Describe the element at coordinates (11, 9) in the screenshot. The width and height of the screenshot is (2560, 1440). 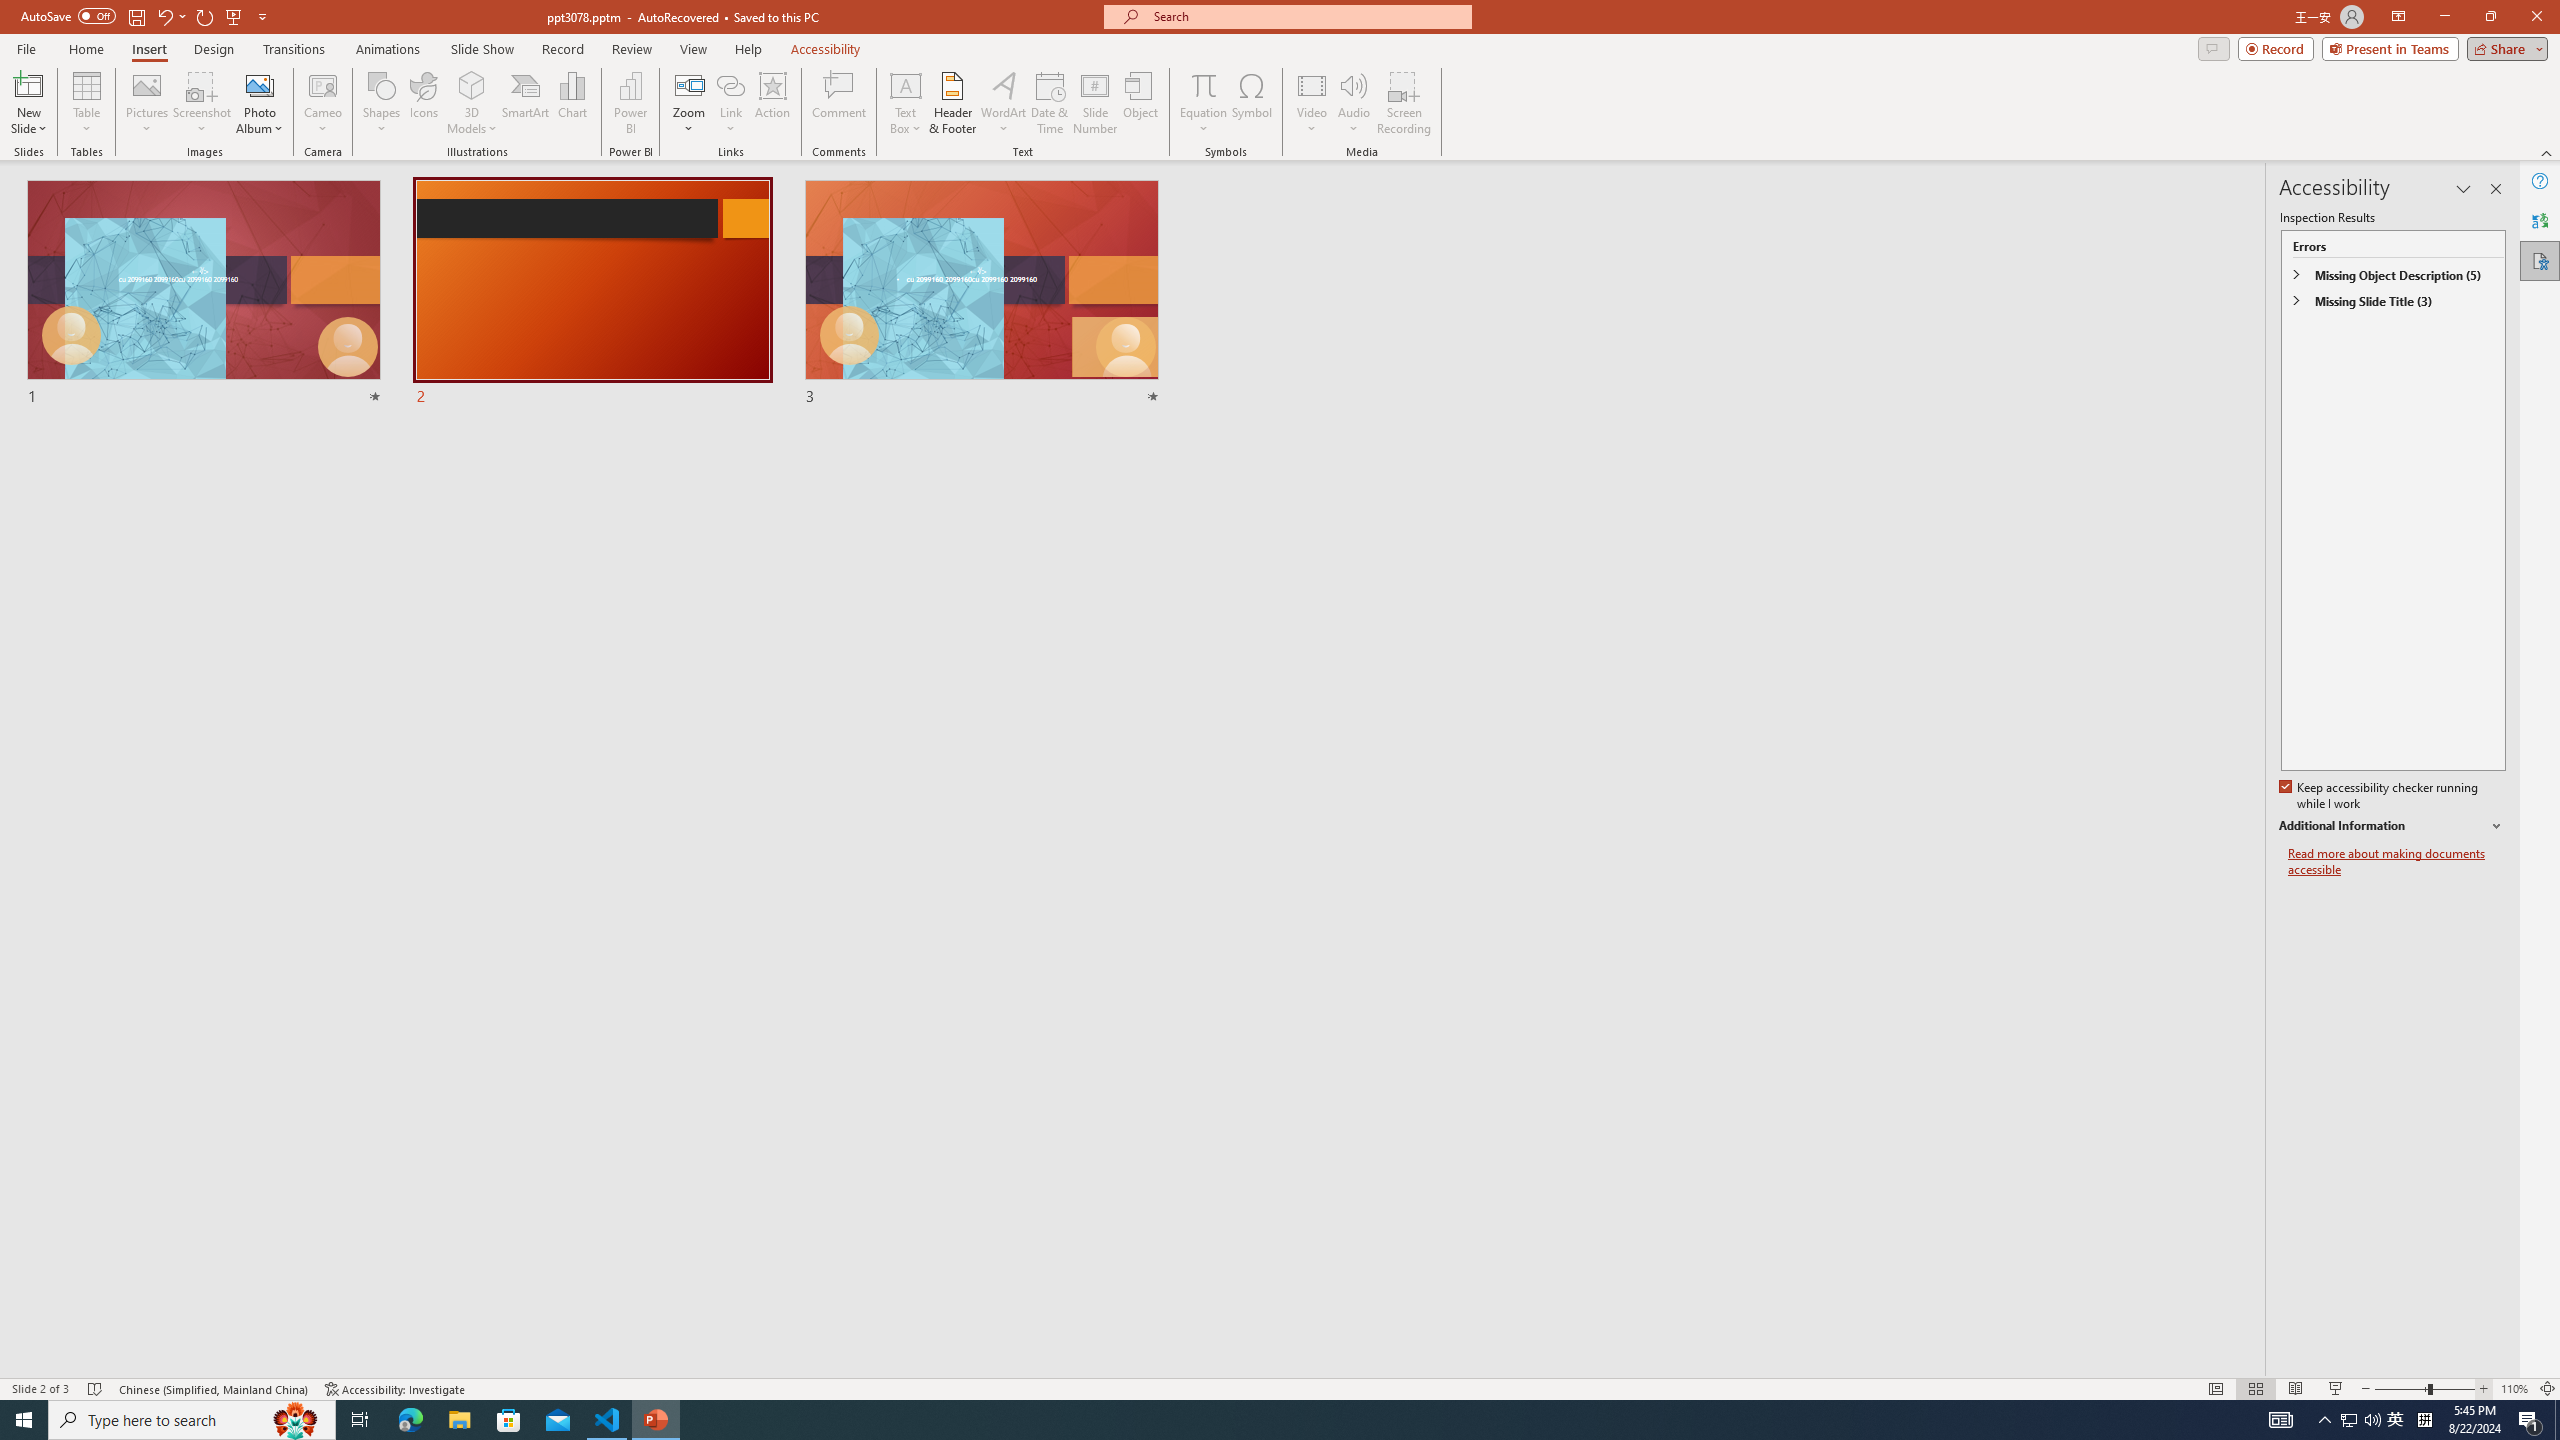
I see `'System'` at that location.